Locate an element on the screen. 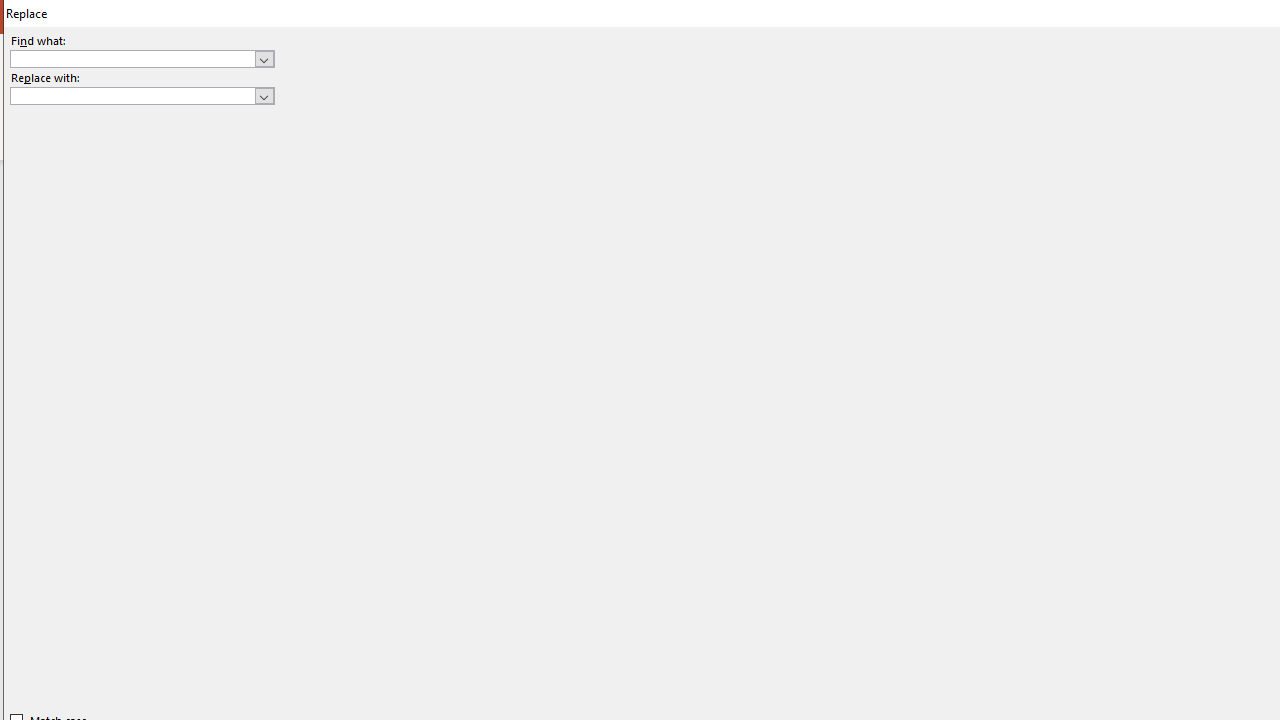 The height and width of the screenshot is (720, 1280). 'Find what' is located at coordinates (132, 58).